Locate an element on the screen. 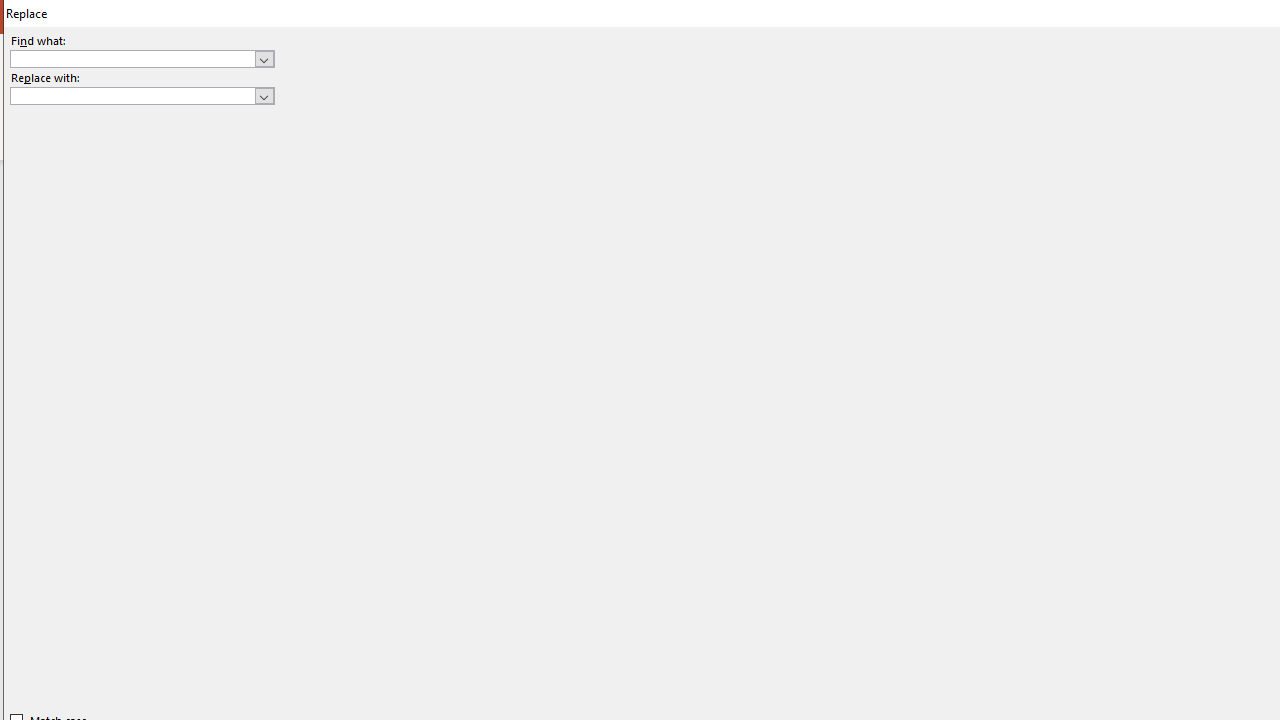 The height and width of the screenshot is (720, 1280). 'Find what' is located at coordinates (132, 58).